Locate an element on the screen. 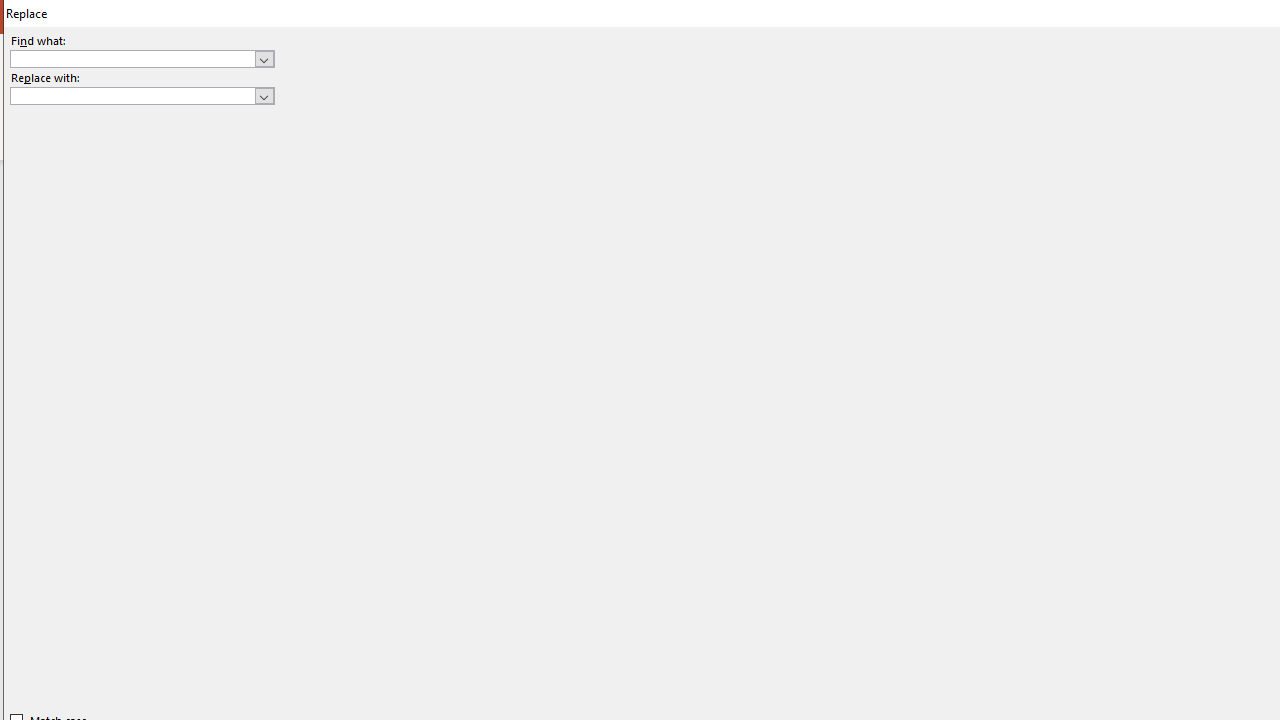 The height and width of the screenshot is (720, 1280). 'Find what' is located at coordinates (132, 58).